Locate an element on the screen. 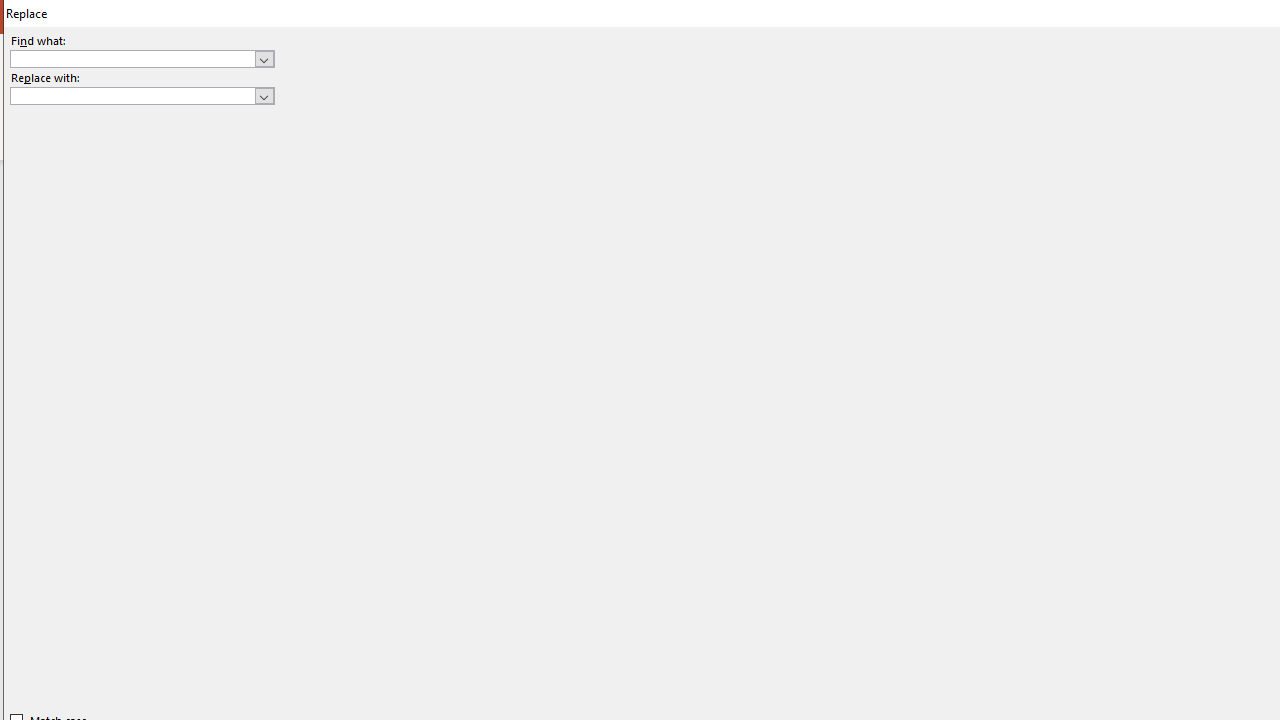 The height and width of the screenshot is (720, 1280). 'Find what' is located at coordinates (132, 58).